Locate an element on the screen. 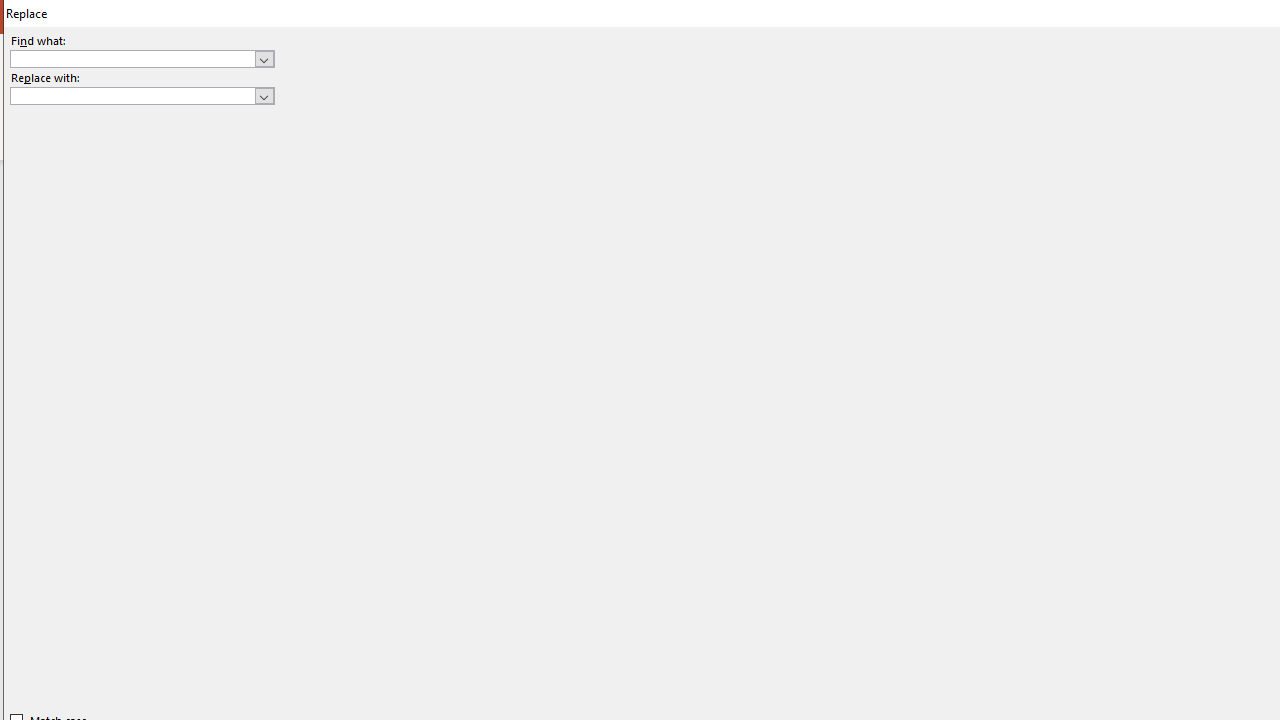 The height and width of the screenshot is (720, 1280). 'Find what' is located at coordinates (132, 58).